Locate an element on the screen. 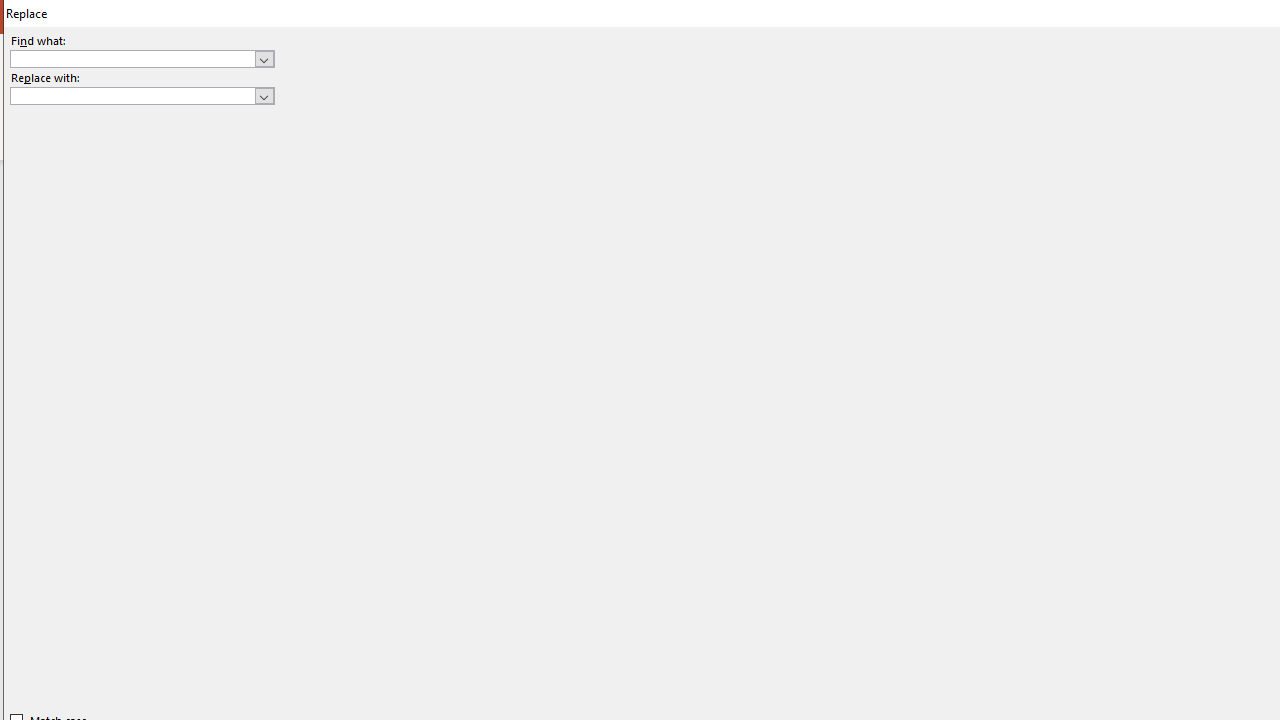 The height and width of the screenshot is (720, 1280). 'Find what' is located at coordinates (132, 58).